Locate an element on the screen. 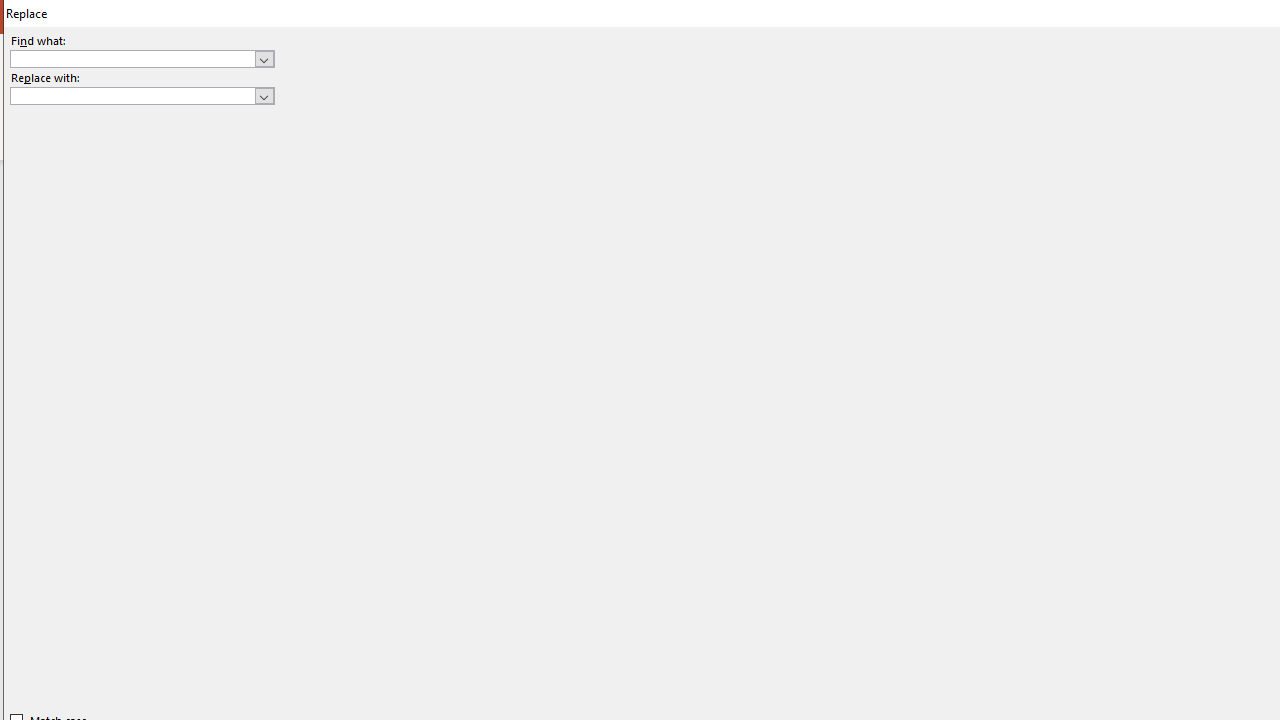 The height and width of the screenshot is (720, 1280). 'Find what' is located at coordinates (132, 58).